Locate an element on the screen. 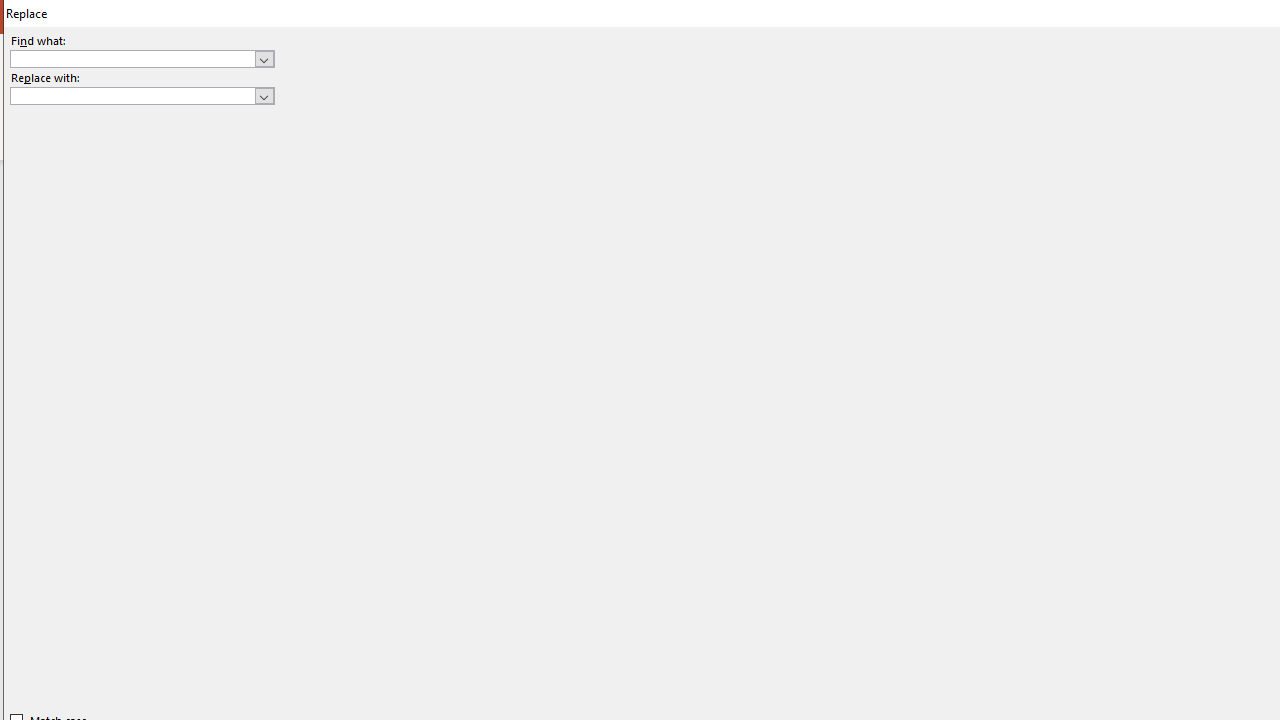 The height and width of the screenshot is (720, 1280). 'Find what' is located at coordinates (132, 58).